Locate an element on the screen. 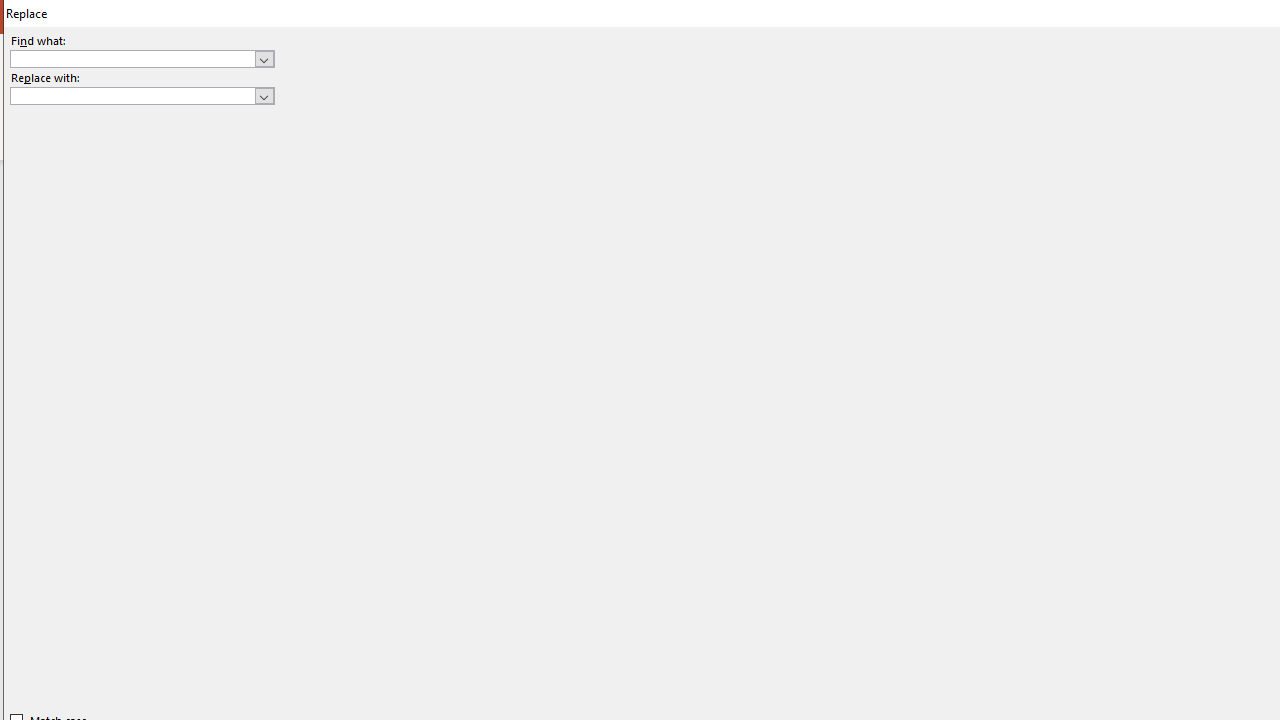 The height and width of the screenshot is (720, 1280). 'Find what' is located at coordinates (132, 58).